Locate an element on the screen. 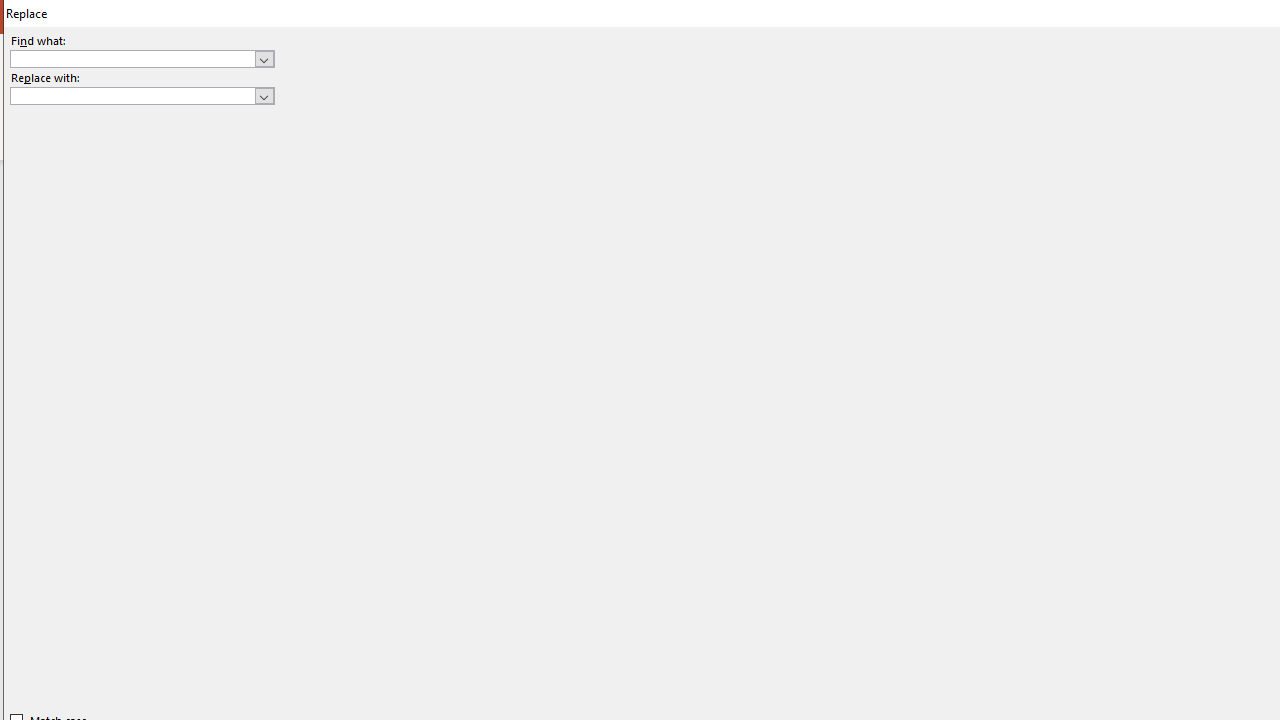 The height and width of the screenshot is (720, 1280). 'Find what' is located at coordinates (132, 58).